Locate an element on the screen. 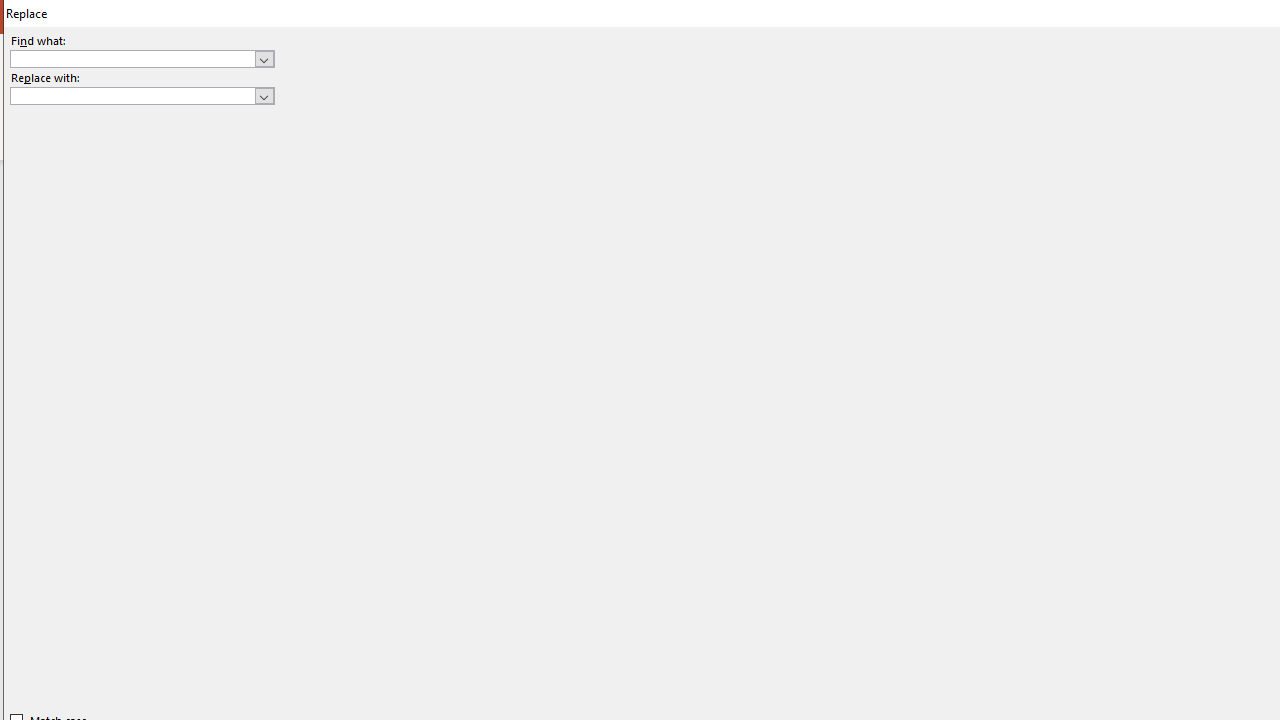 The height and width of the screenshot is (720, 1280). 'Find what' is located at coordinates (132, 58).